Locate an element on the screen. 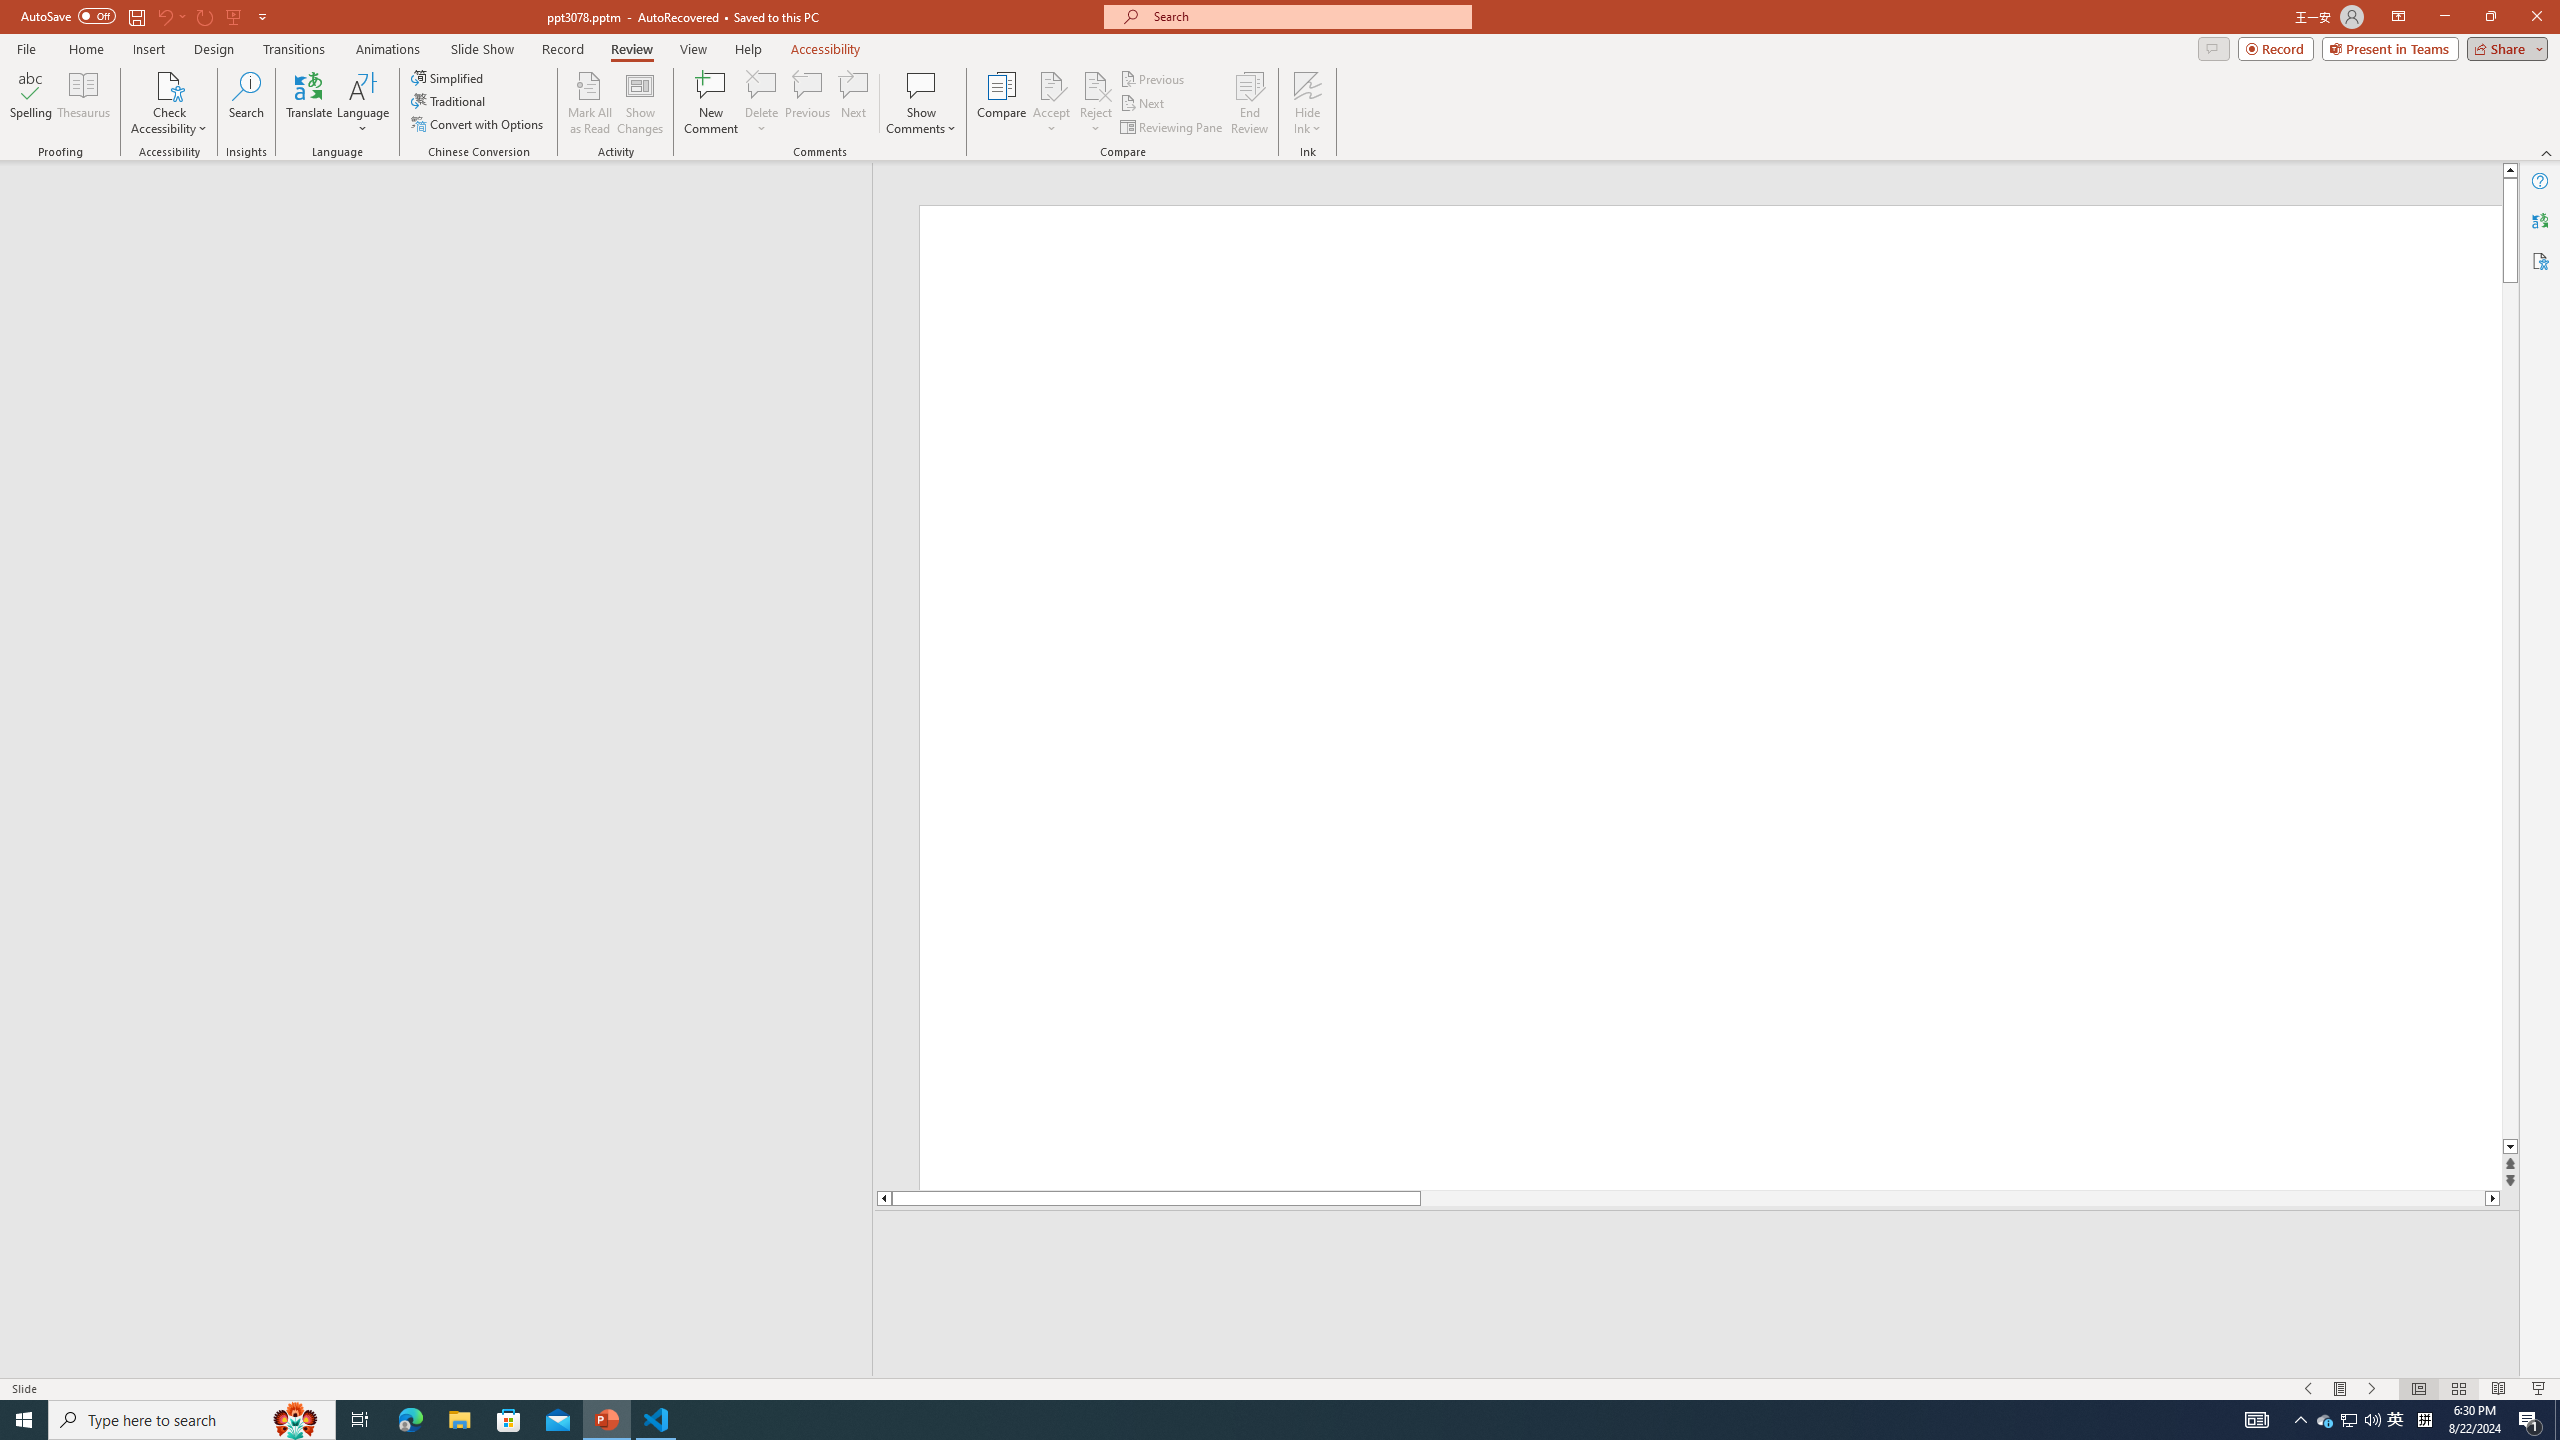 This screenshot has width=2560, height=1440. 'Show Changes' is located at coordinates (640, 103).